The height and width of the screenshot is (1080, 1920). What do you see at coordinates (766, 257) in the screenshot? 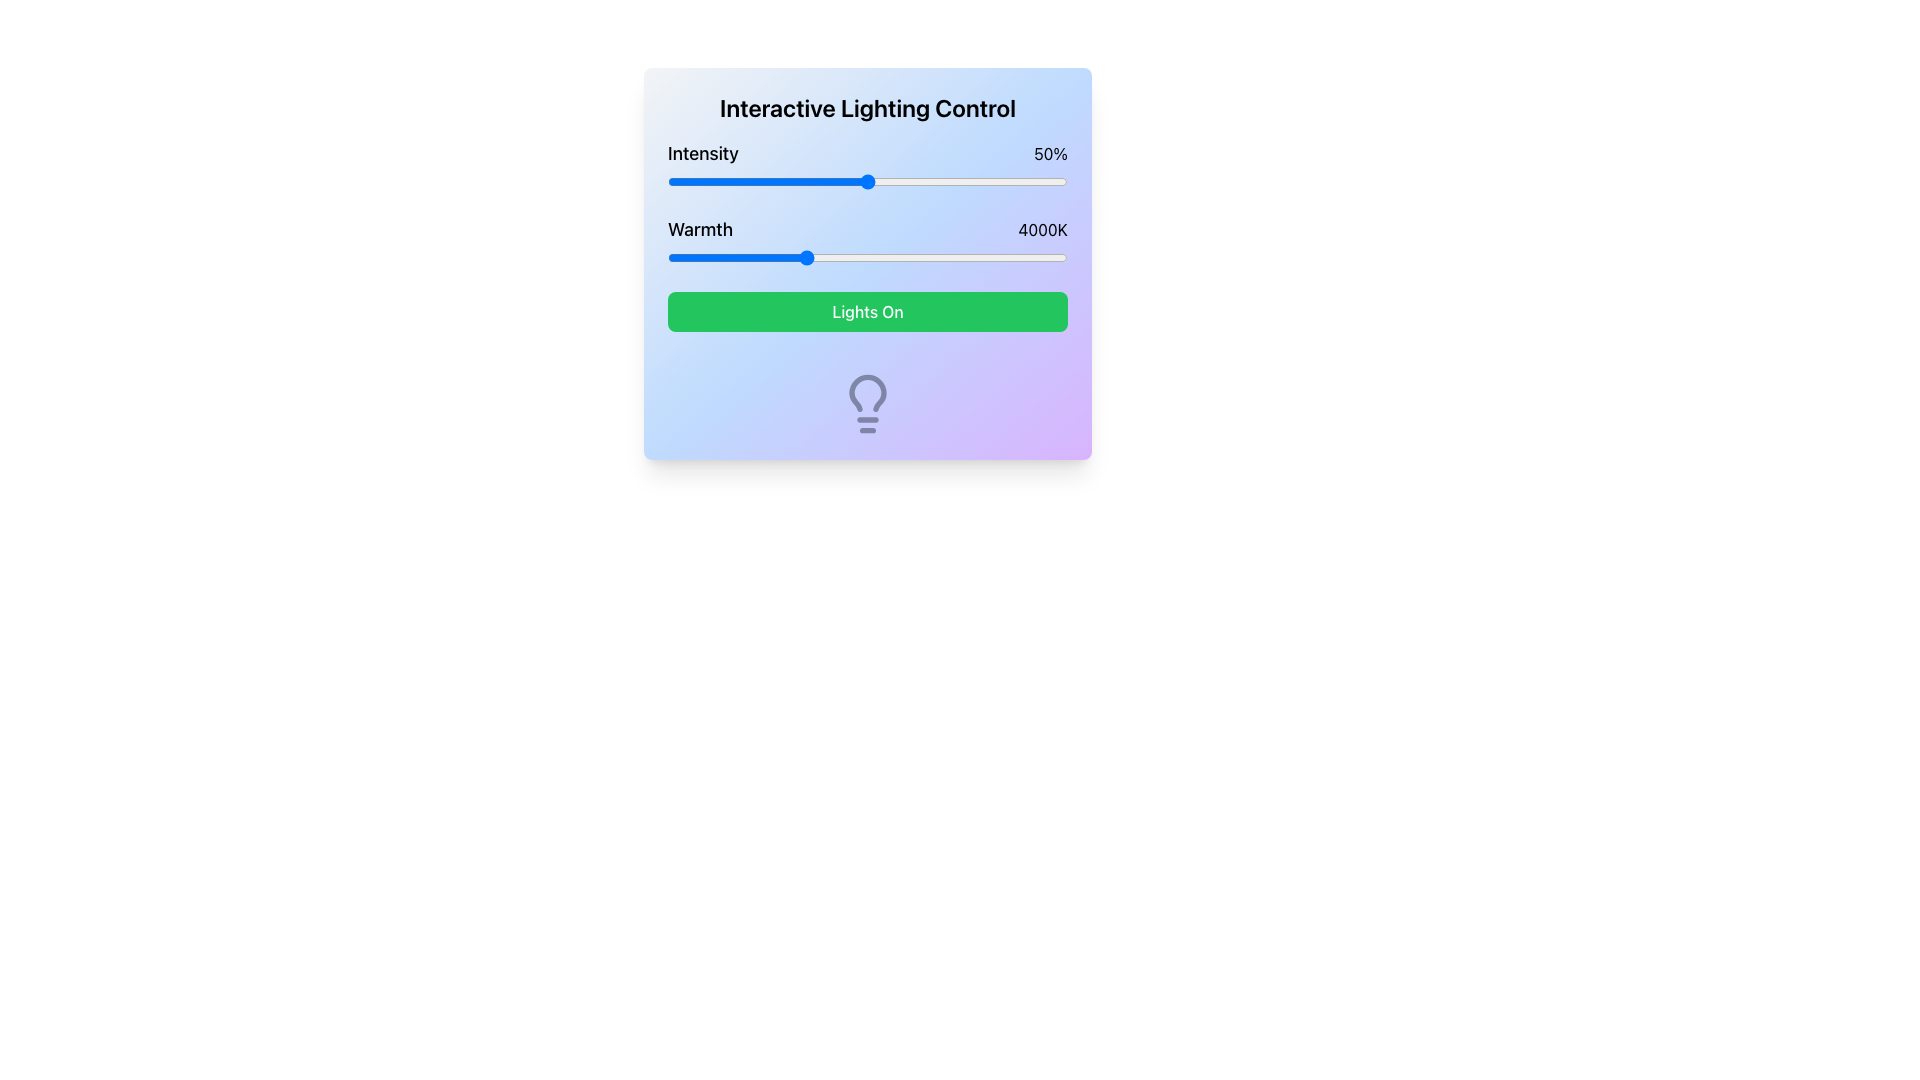
I see `warmth` at bounding box center [766, 257].